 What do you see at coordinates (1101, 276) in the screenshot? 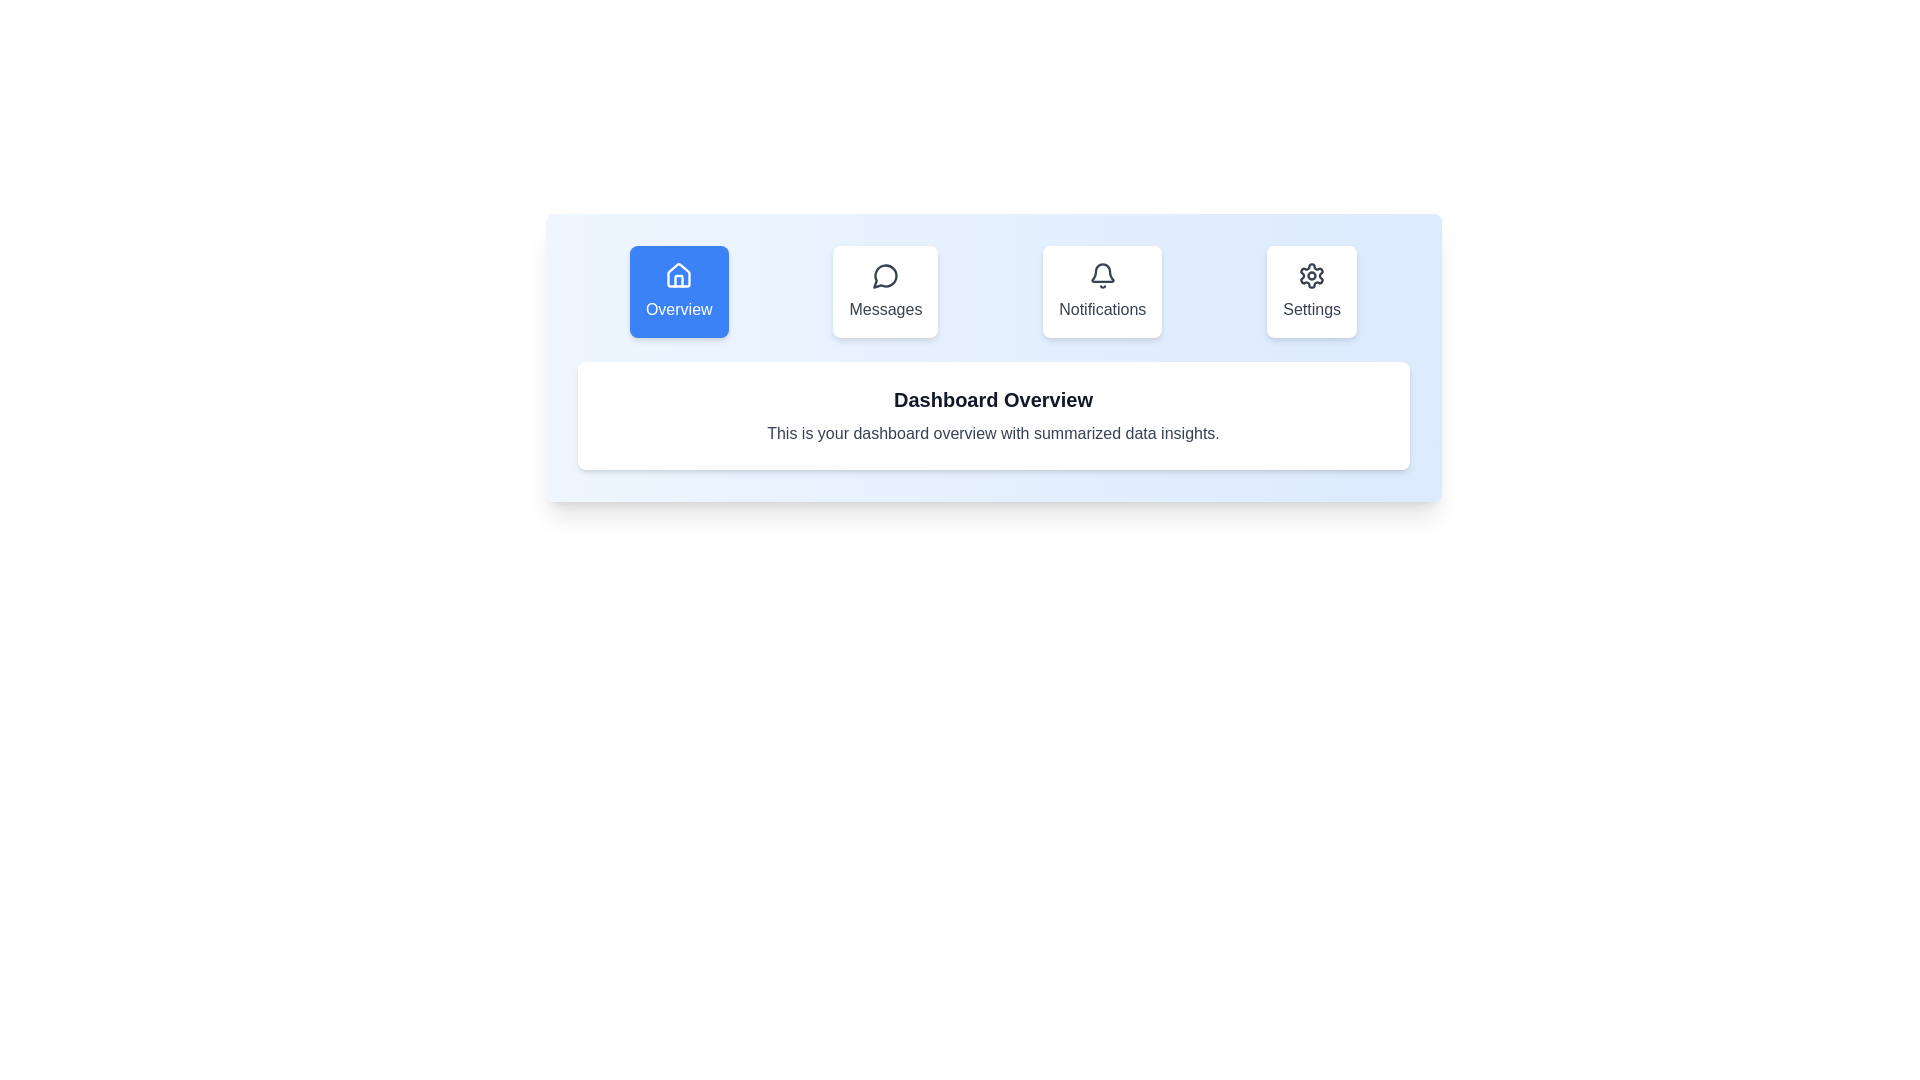
I see `the bell icon in the Notifications section` at bounding box center [1101, 276].